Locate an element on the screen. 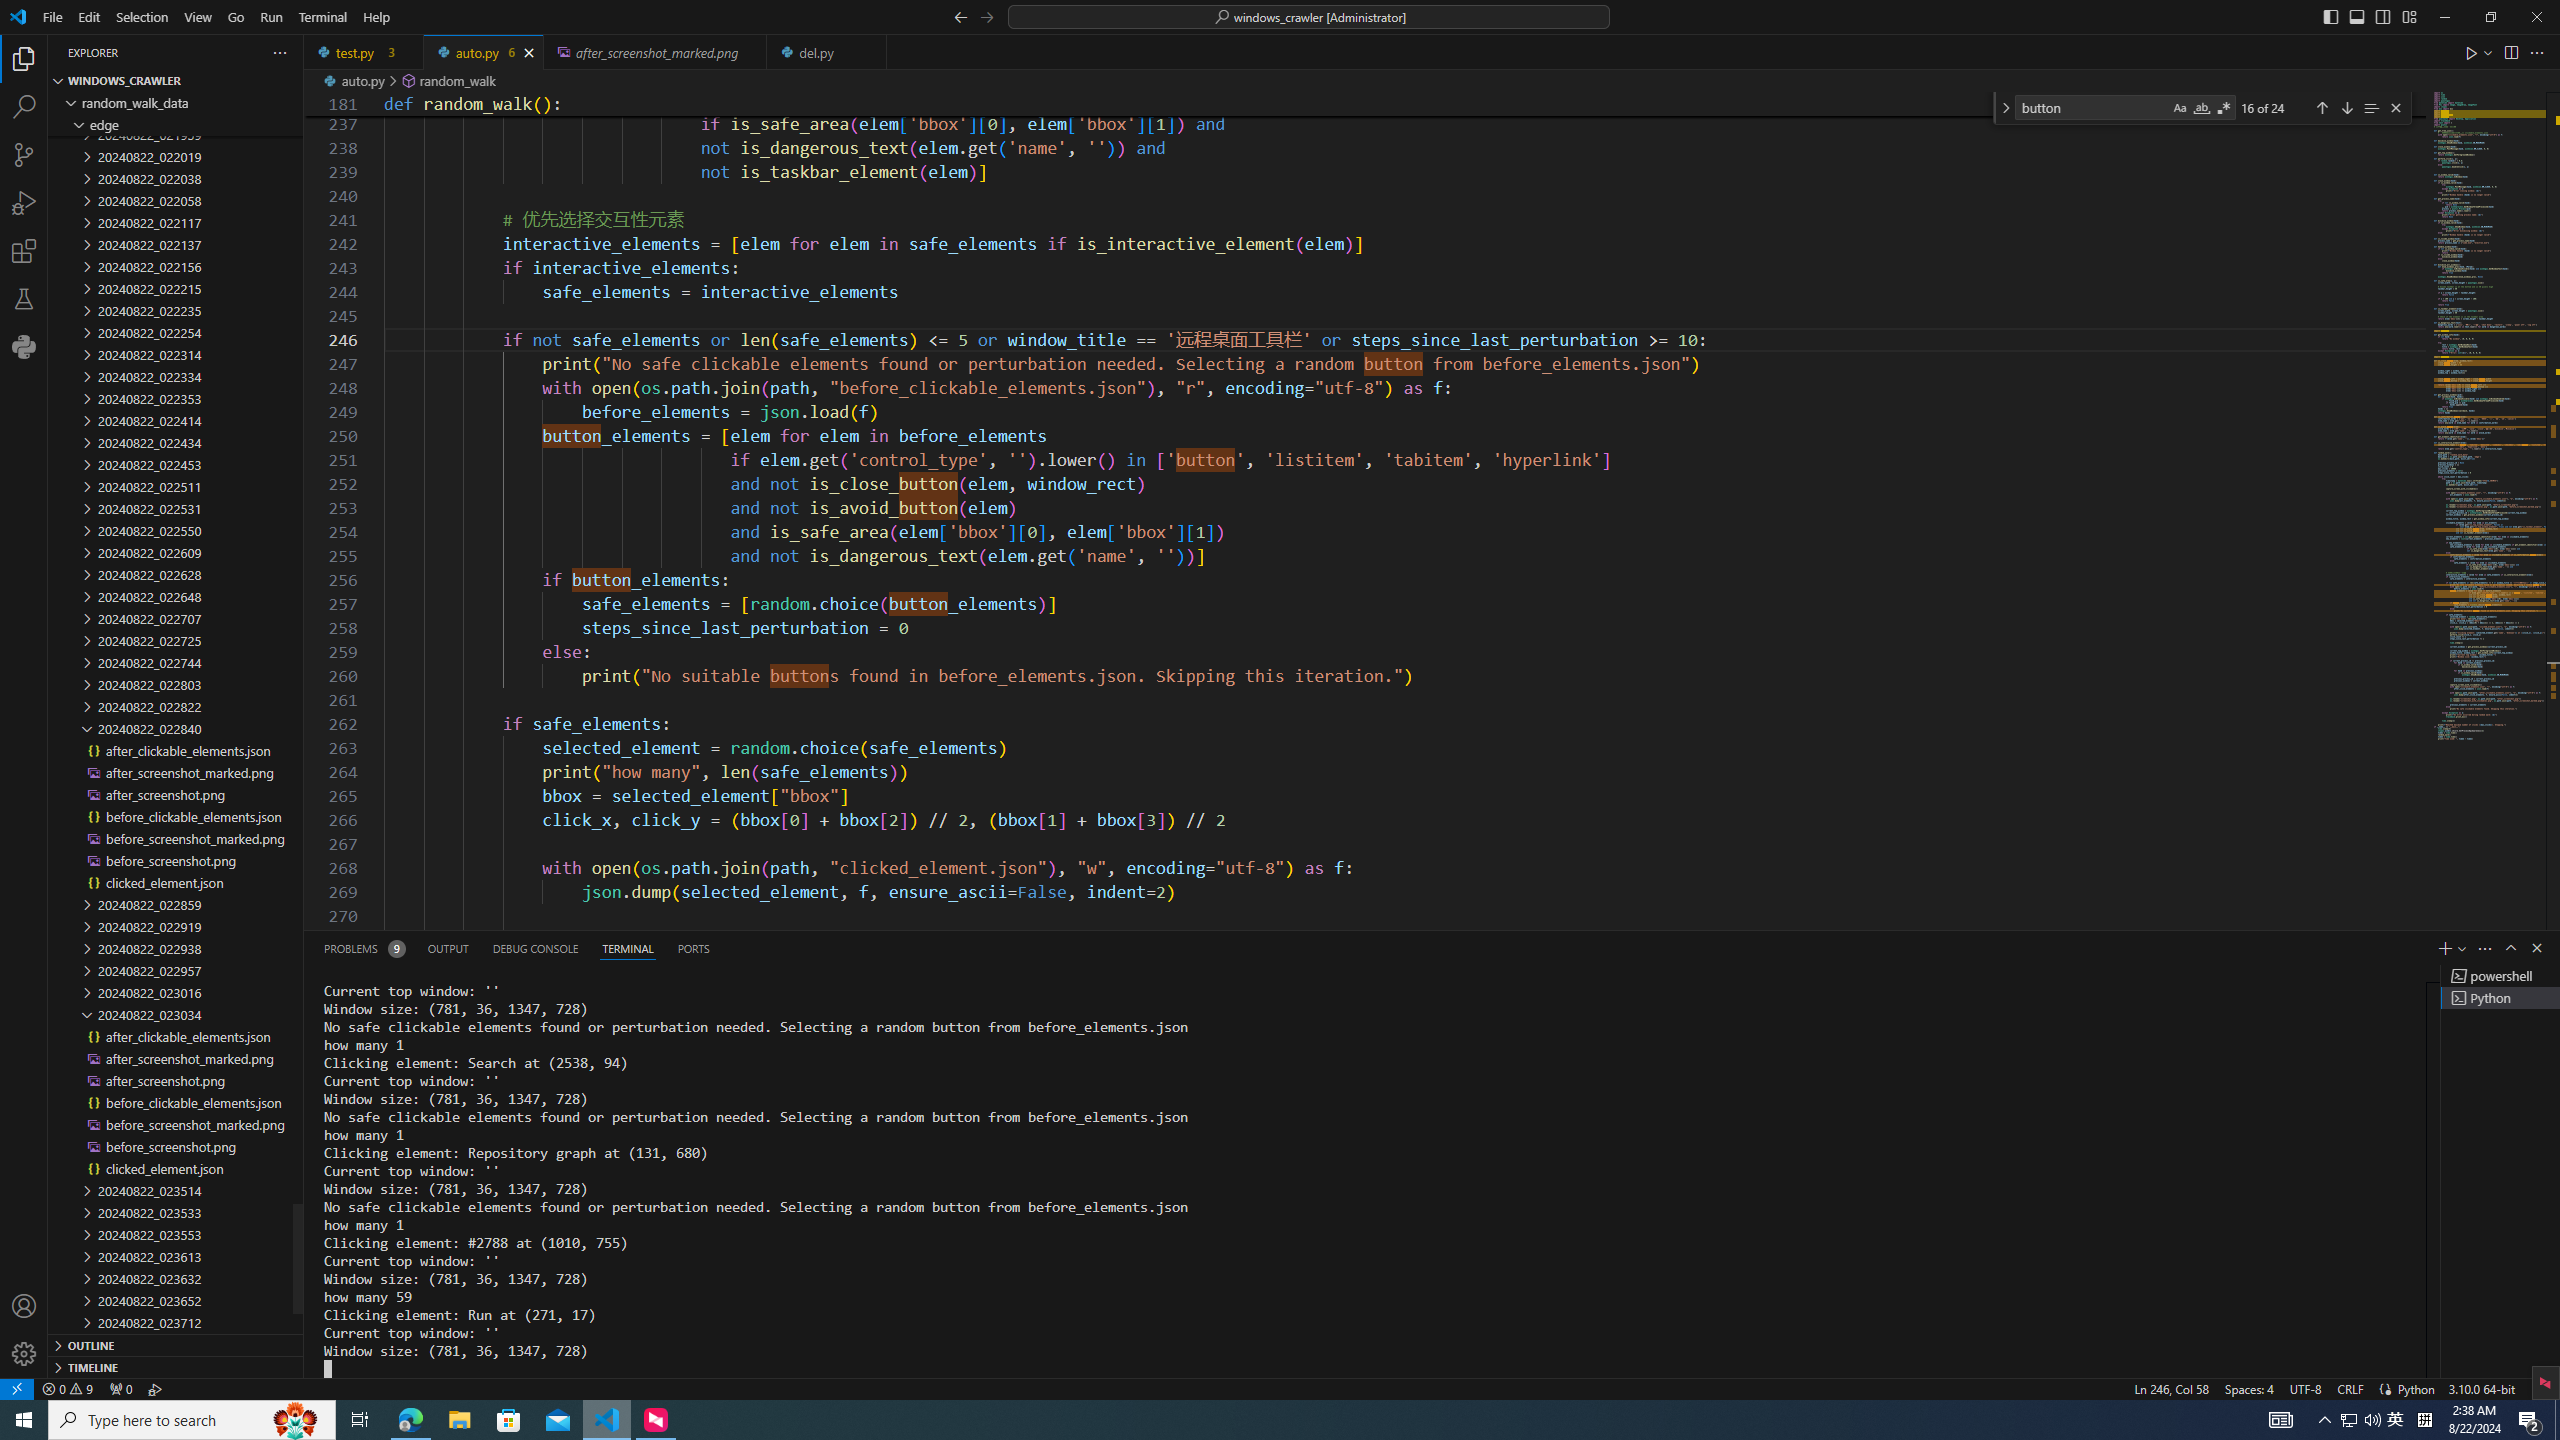 The image size is (2560, 1440). 'Run and Debug (Ctrl+Shift+D)' is located at coordinates (24, 202).